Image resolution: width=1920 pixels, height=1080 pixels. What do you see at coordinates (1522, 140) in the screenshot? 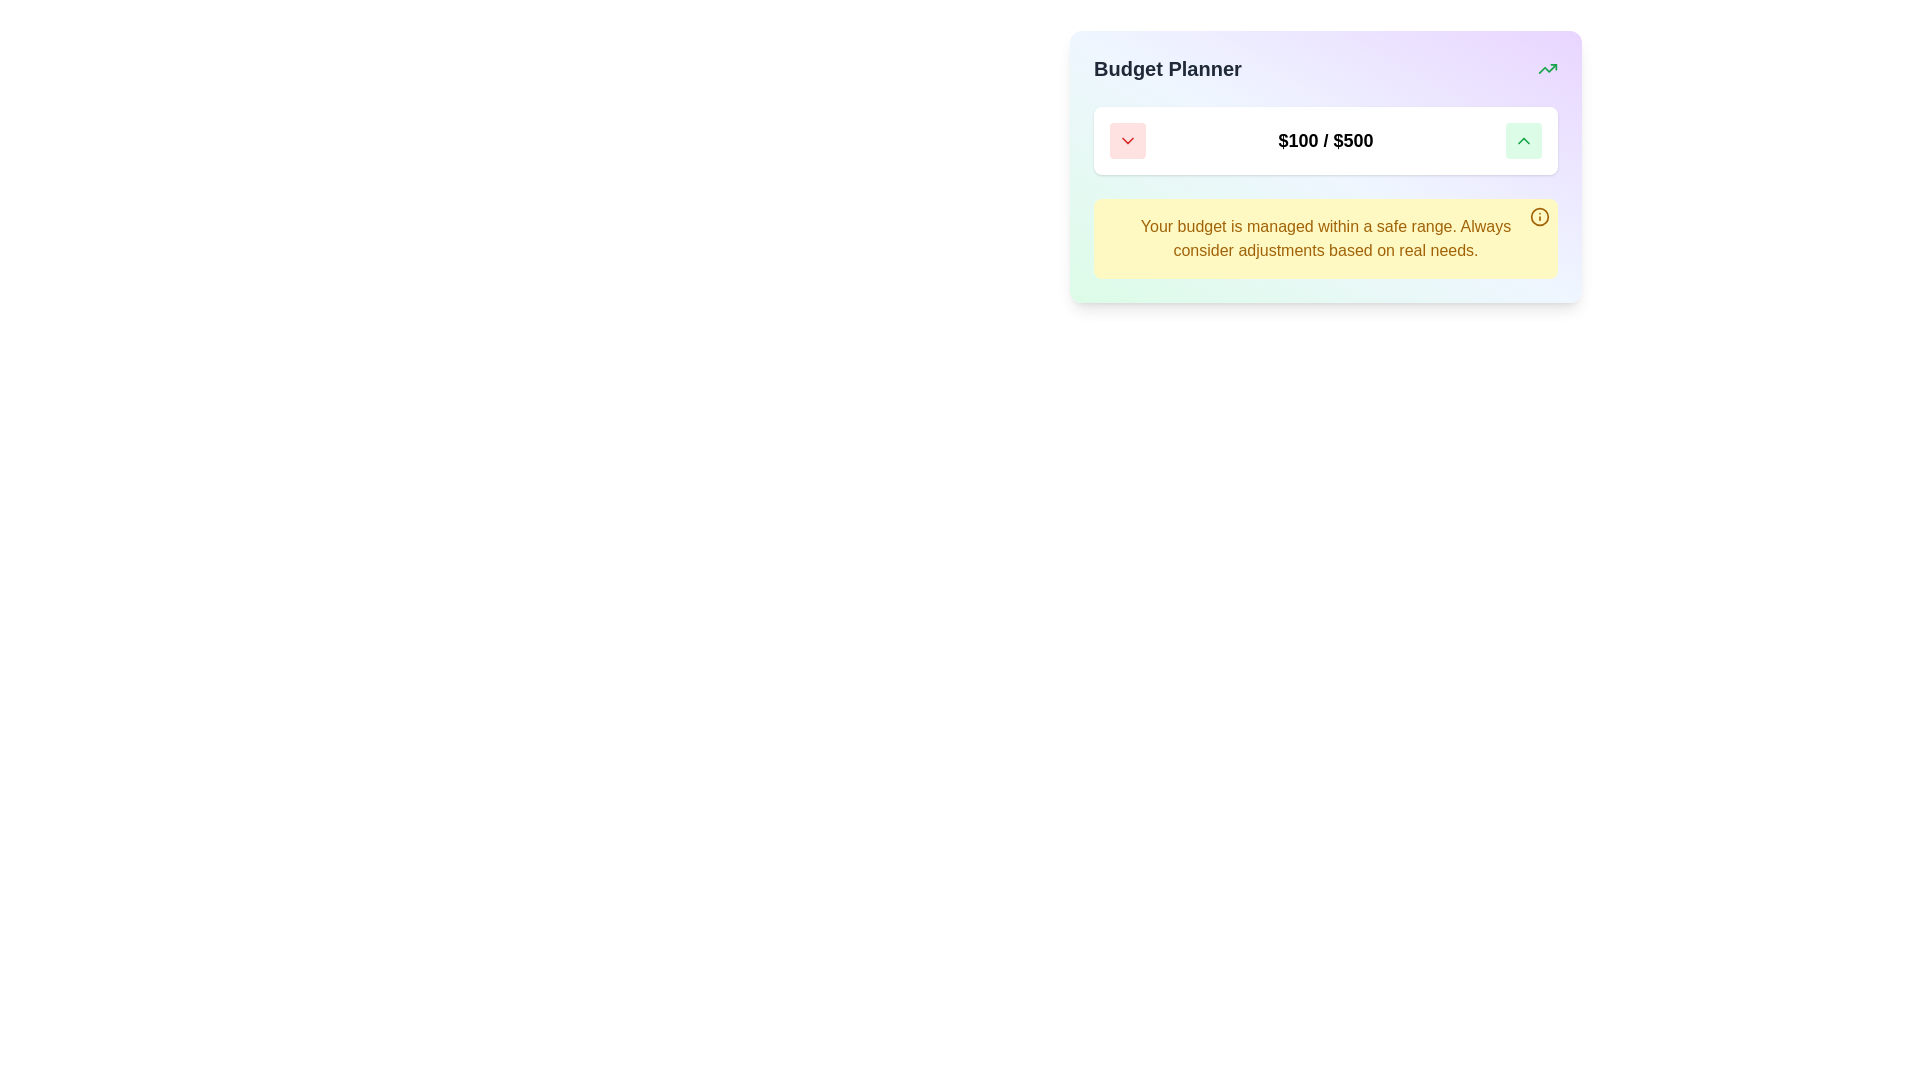
I see `the increment button located to the right of the budget display ('$100 / $500')` at bounding box center [1522, 140].